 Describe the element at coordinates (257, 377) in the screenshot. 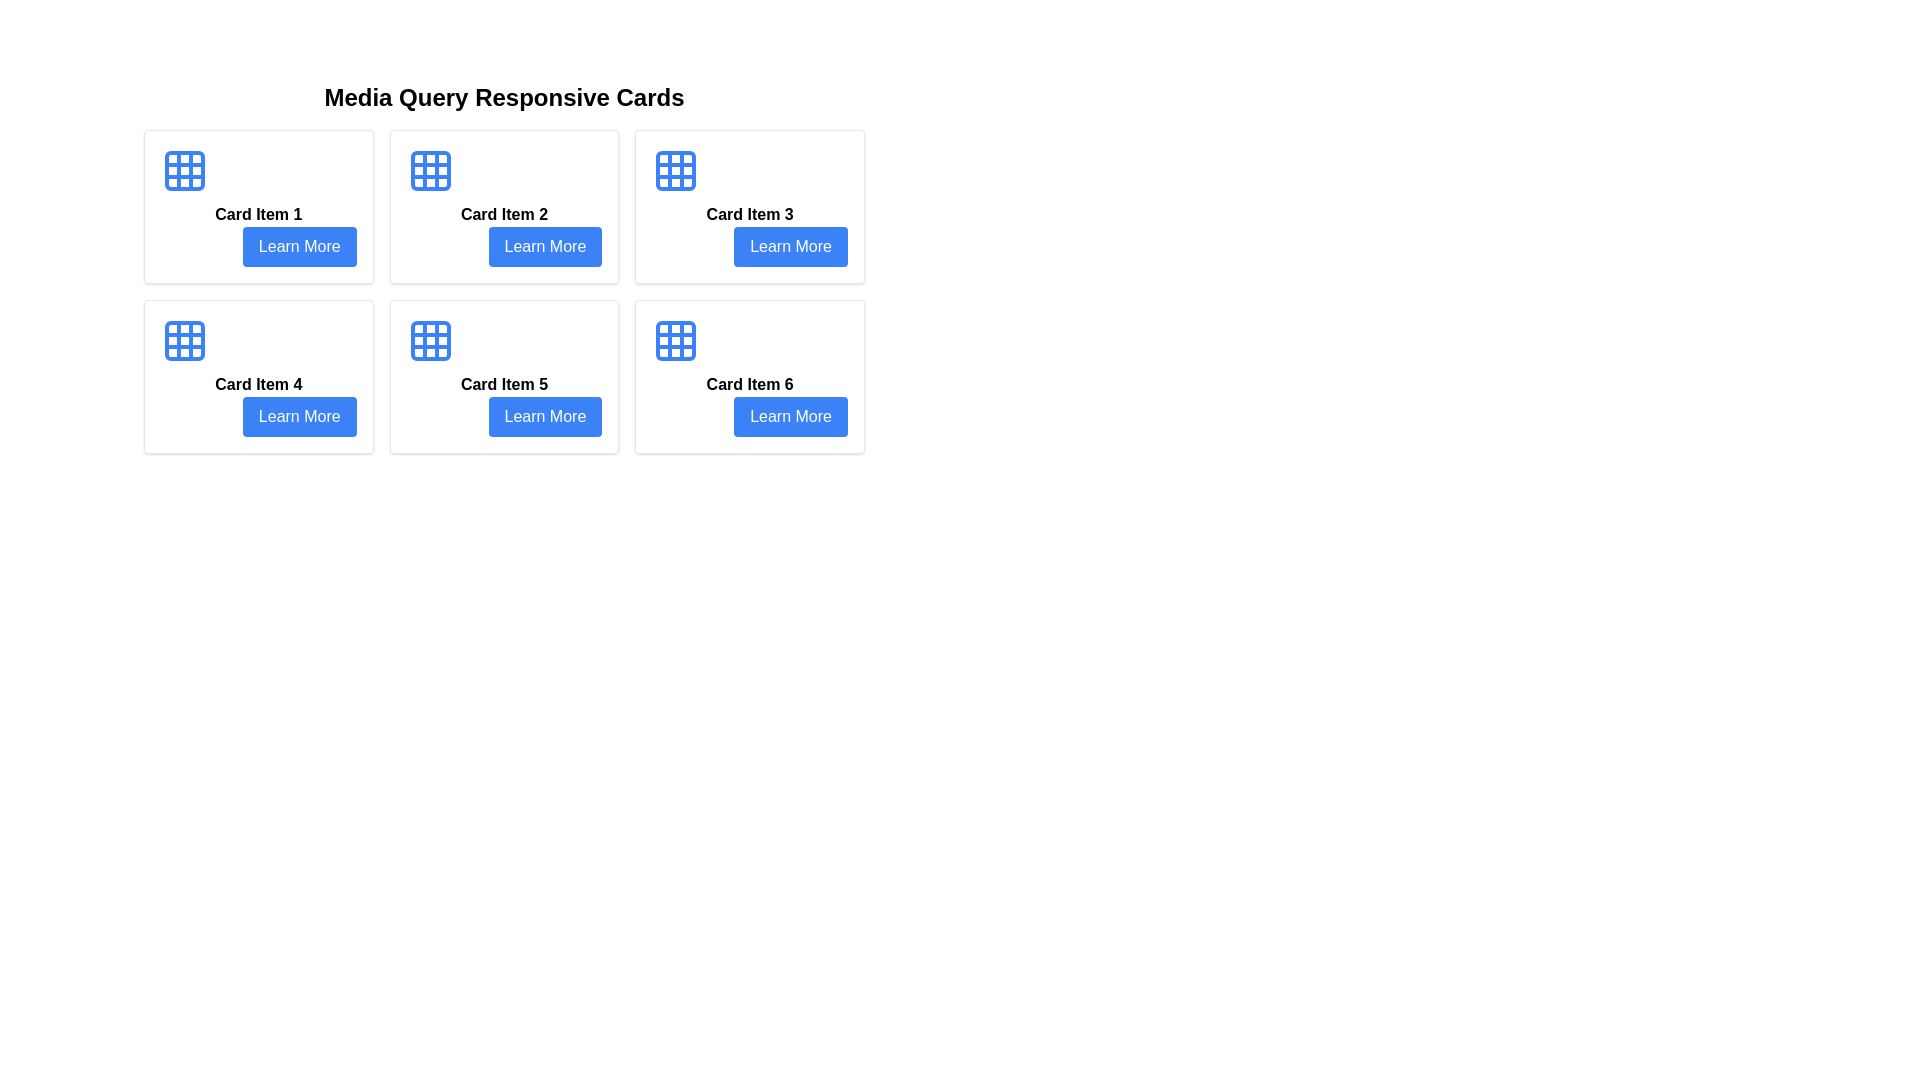

I see `the fourth card element in the grid layout, which serves as a content unit` at that location.